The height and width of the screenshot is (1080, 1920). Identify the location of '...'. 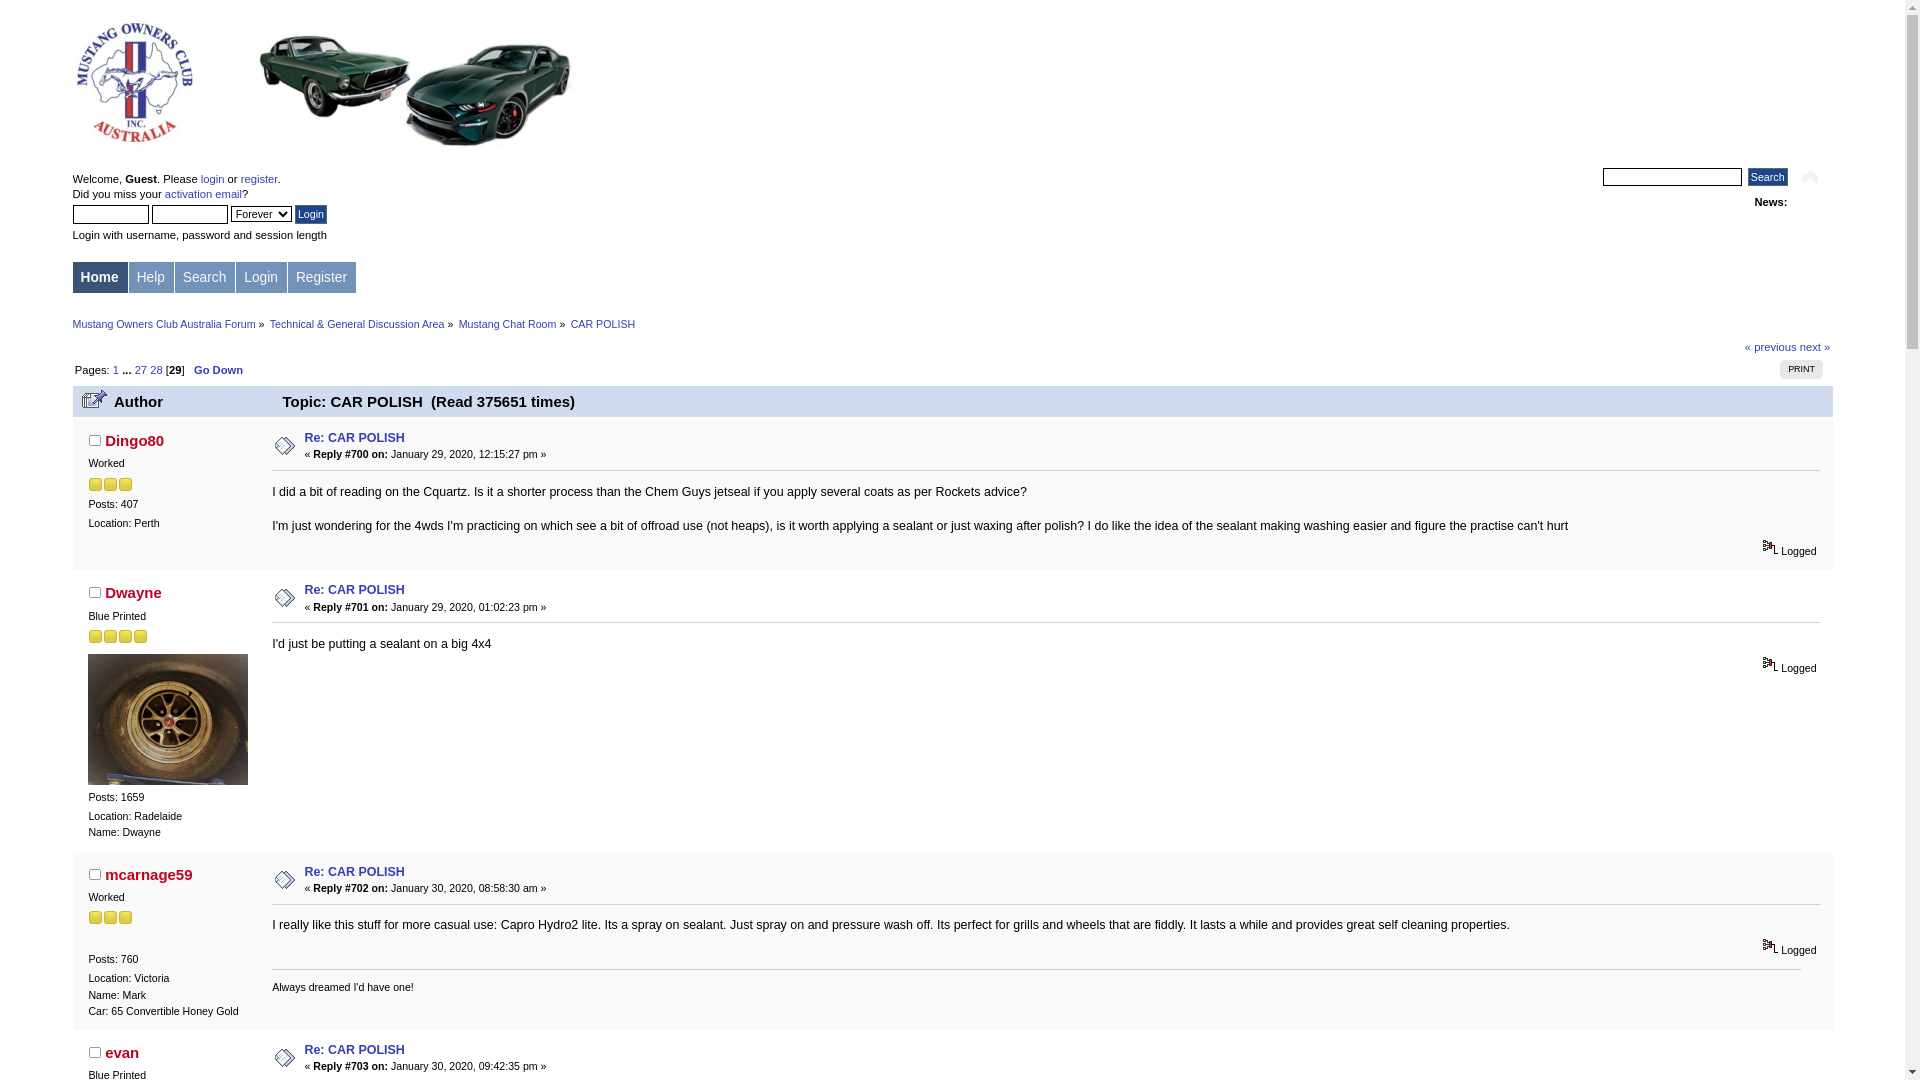
(127, 370).